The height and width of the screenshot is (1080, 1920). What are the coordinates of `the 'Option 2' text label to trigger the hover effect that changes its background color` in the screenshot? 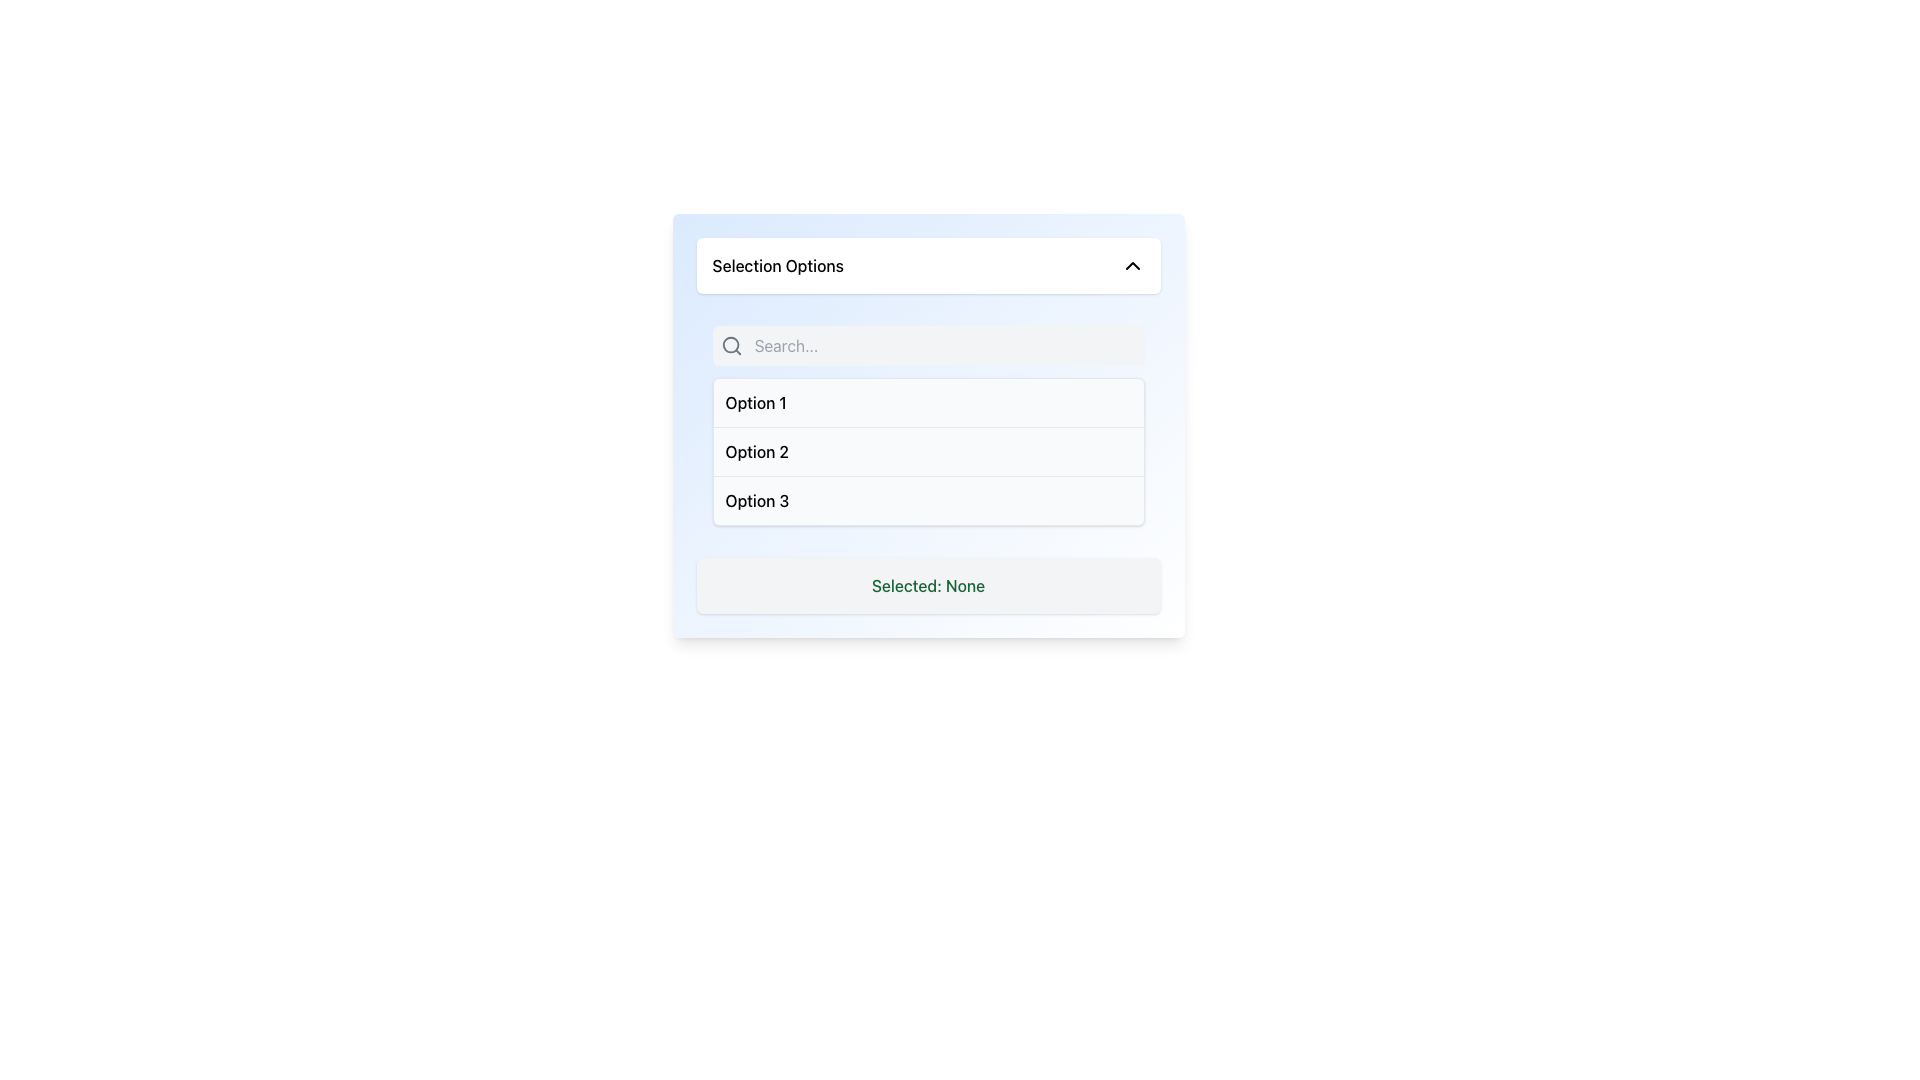 It's located at (756, 451).